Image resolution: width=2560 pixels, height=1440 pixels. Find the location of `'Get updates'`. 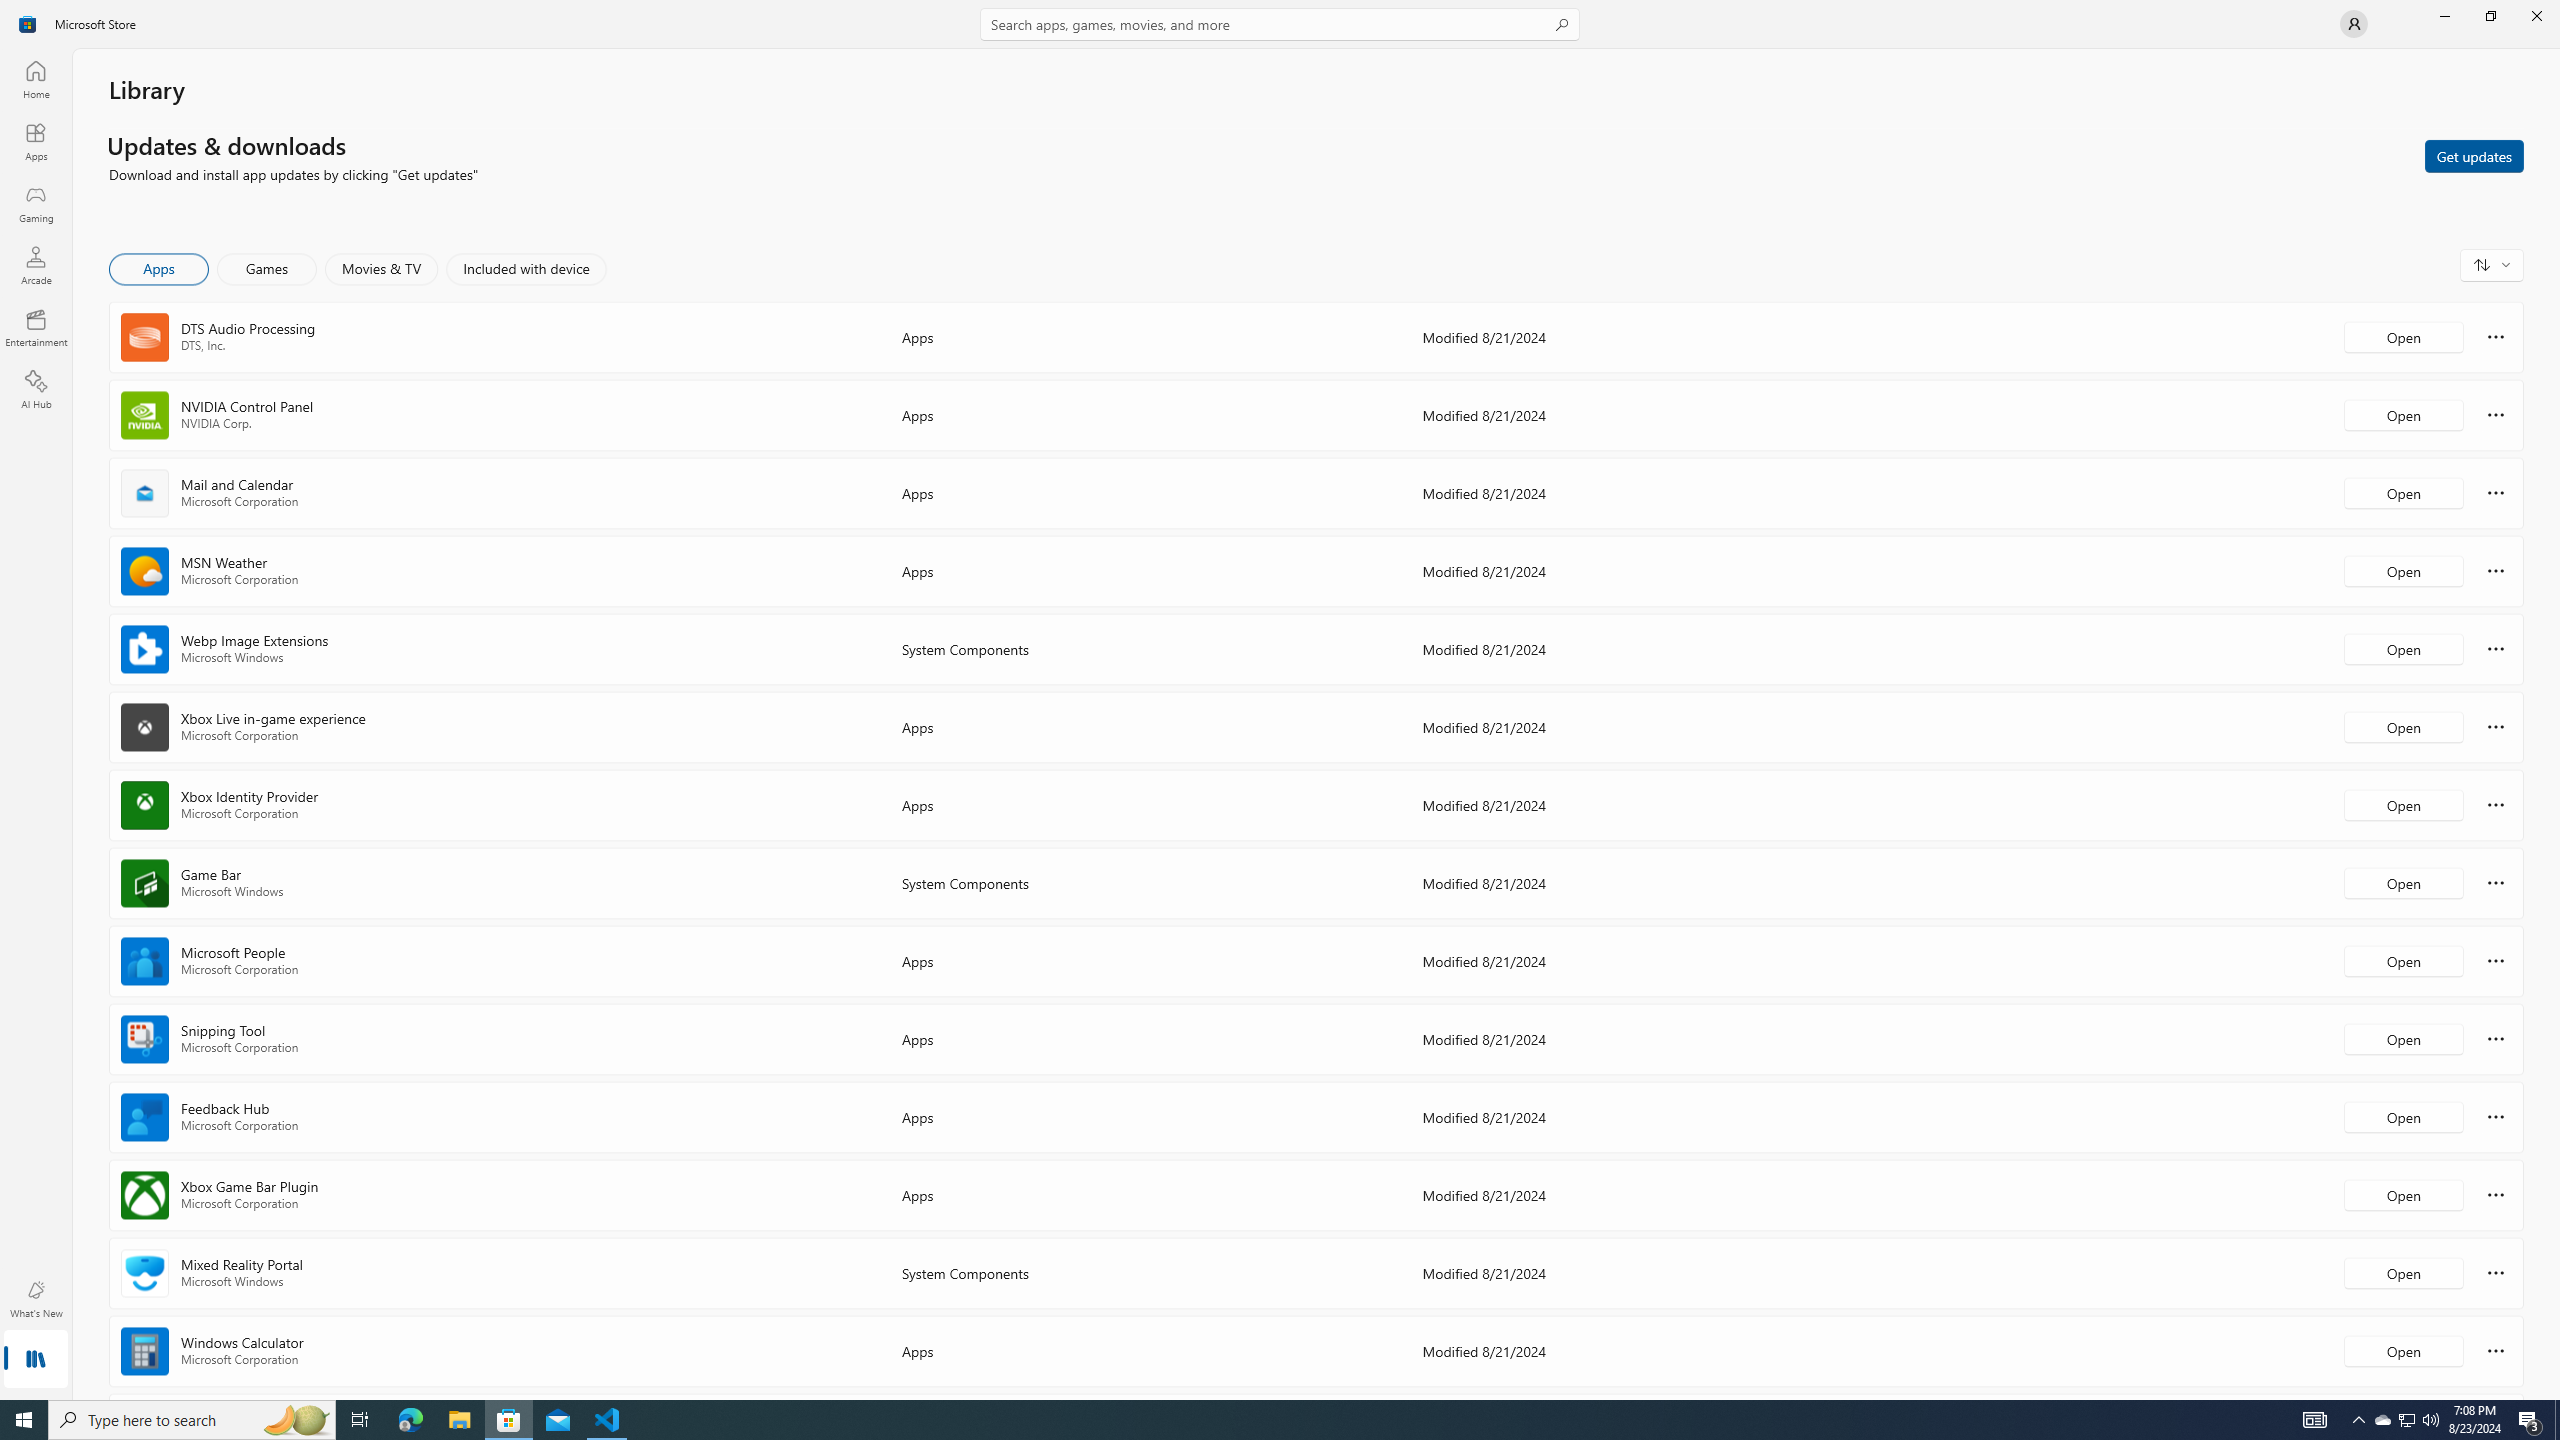

'Get updates' is located at coordinates (2474, 154).